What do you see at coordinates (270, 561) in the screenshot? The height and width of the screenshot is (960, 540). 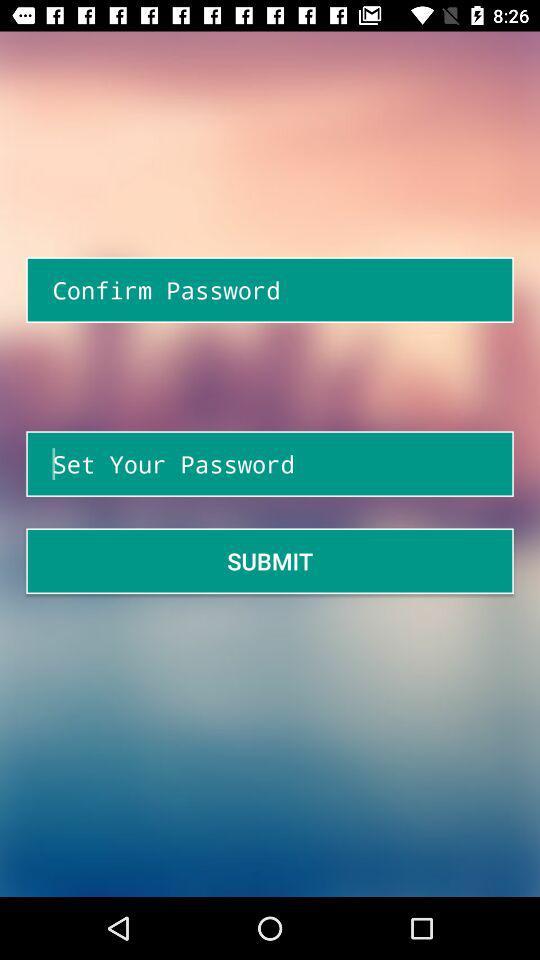 I see `submit` at bounding box center [270, 561].